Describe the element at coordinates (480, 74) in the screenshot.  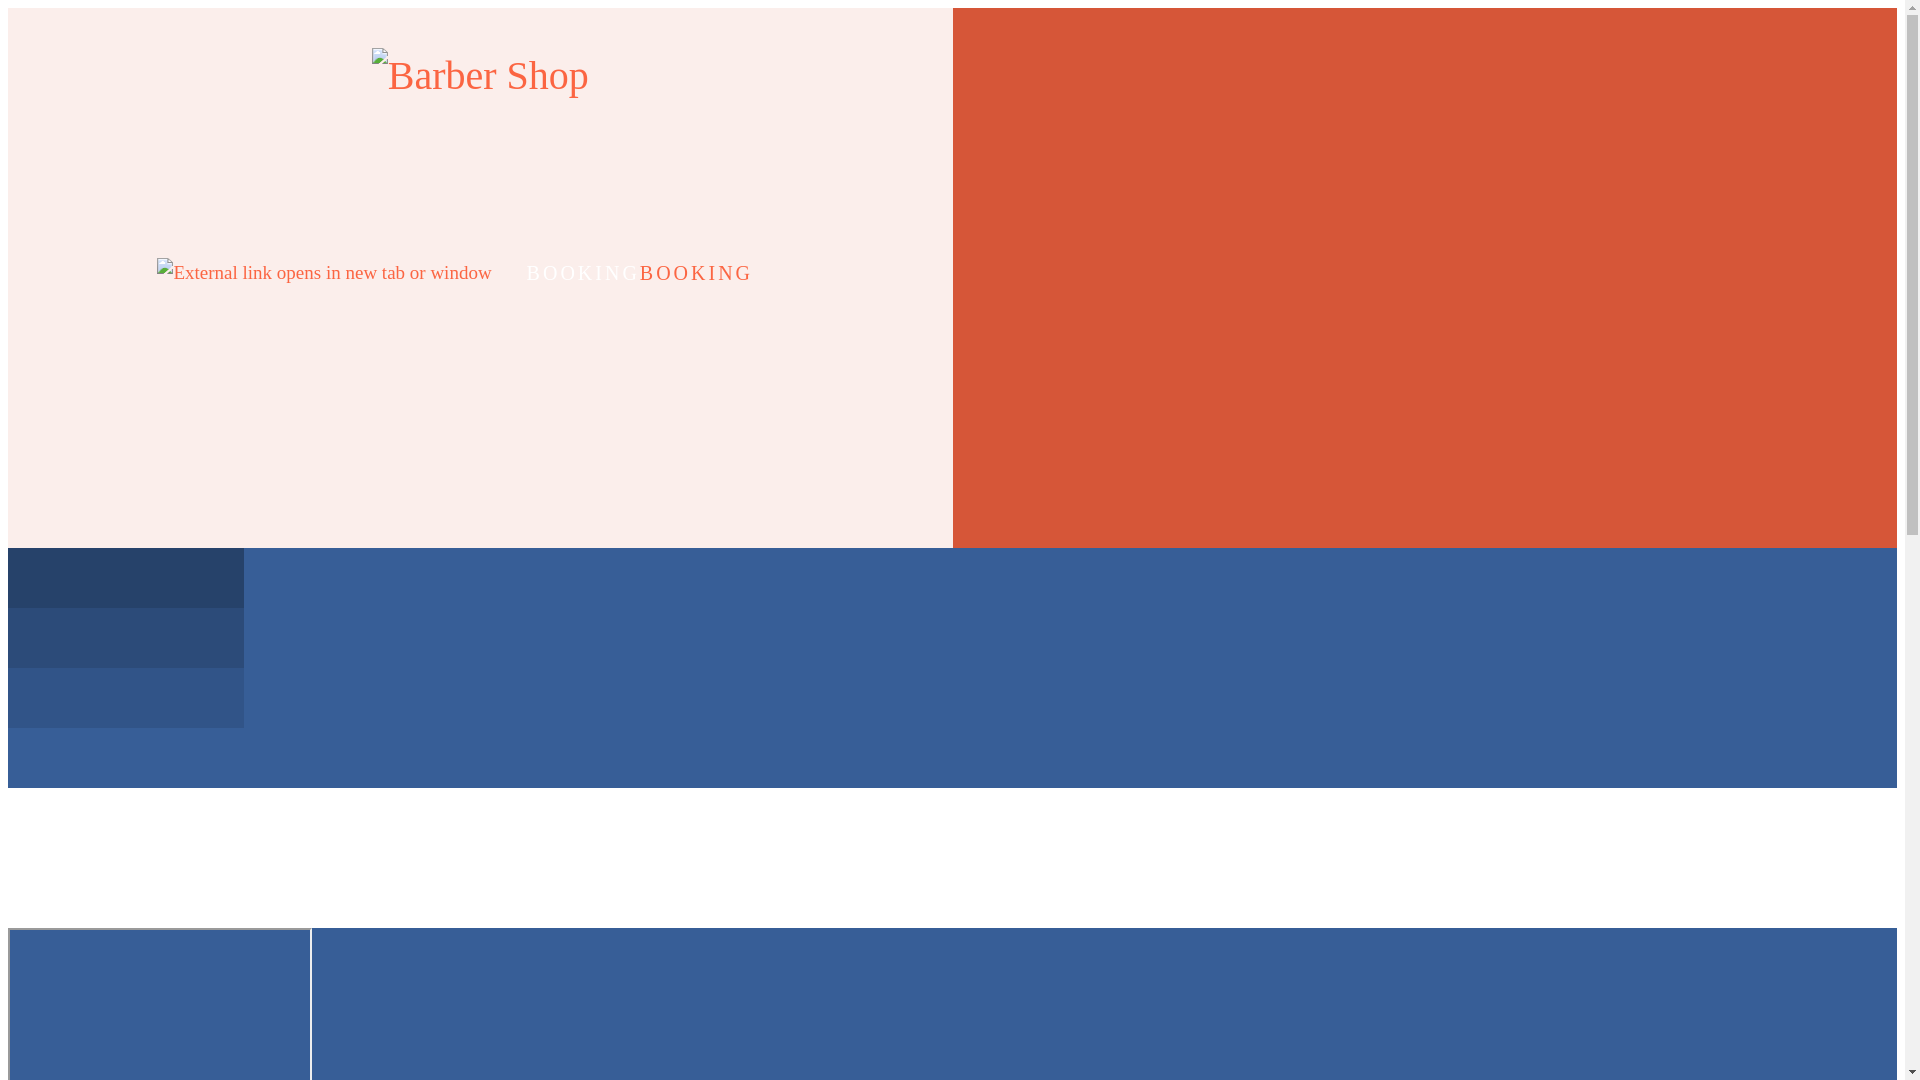
I see `'Go to site home page'` at that location.